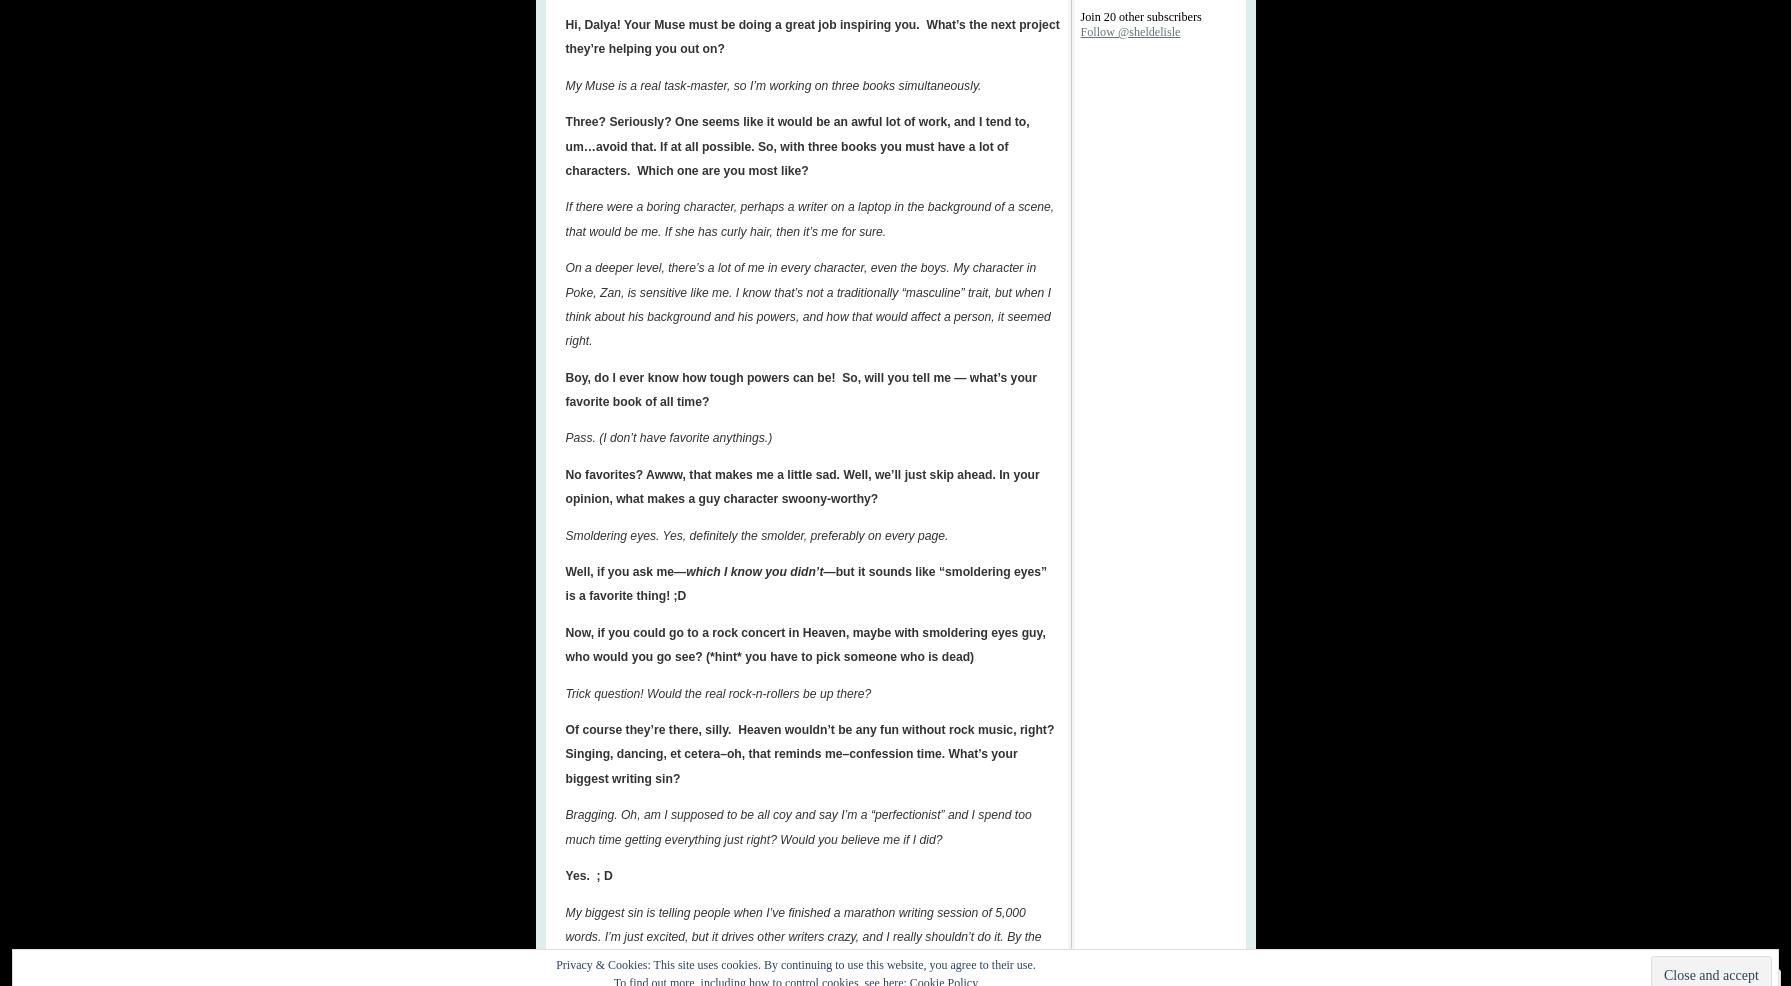  Describe the element at coordinates (805, 584) in the screenshot. I see `'—but it sounds like “smoldering eyes” is a favorite thing! ;D'` at that location.